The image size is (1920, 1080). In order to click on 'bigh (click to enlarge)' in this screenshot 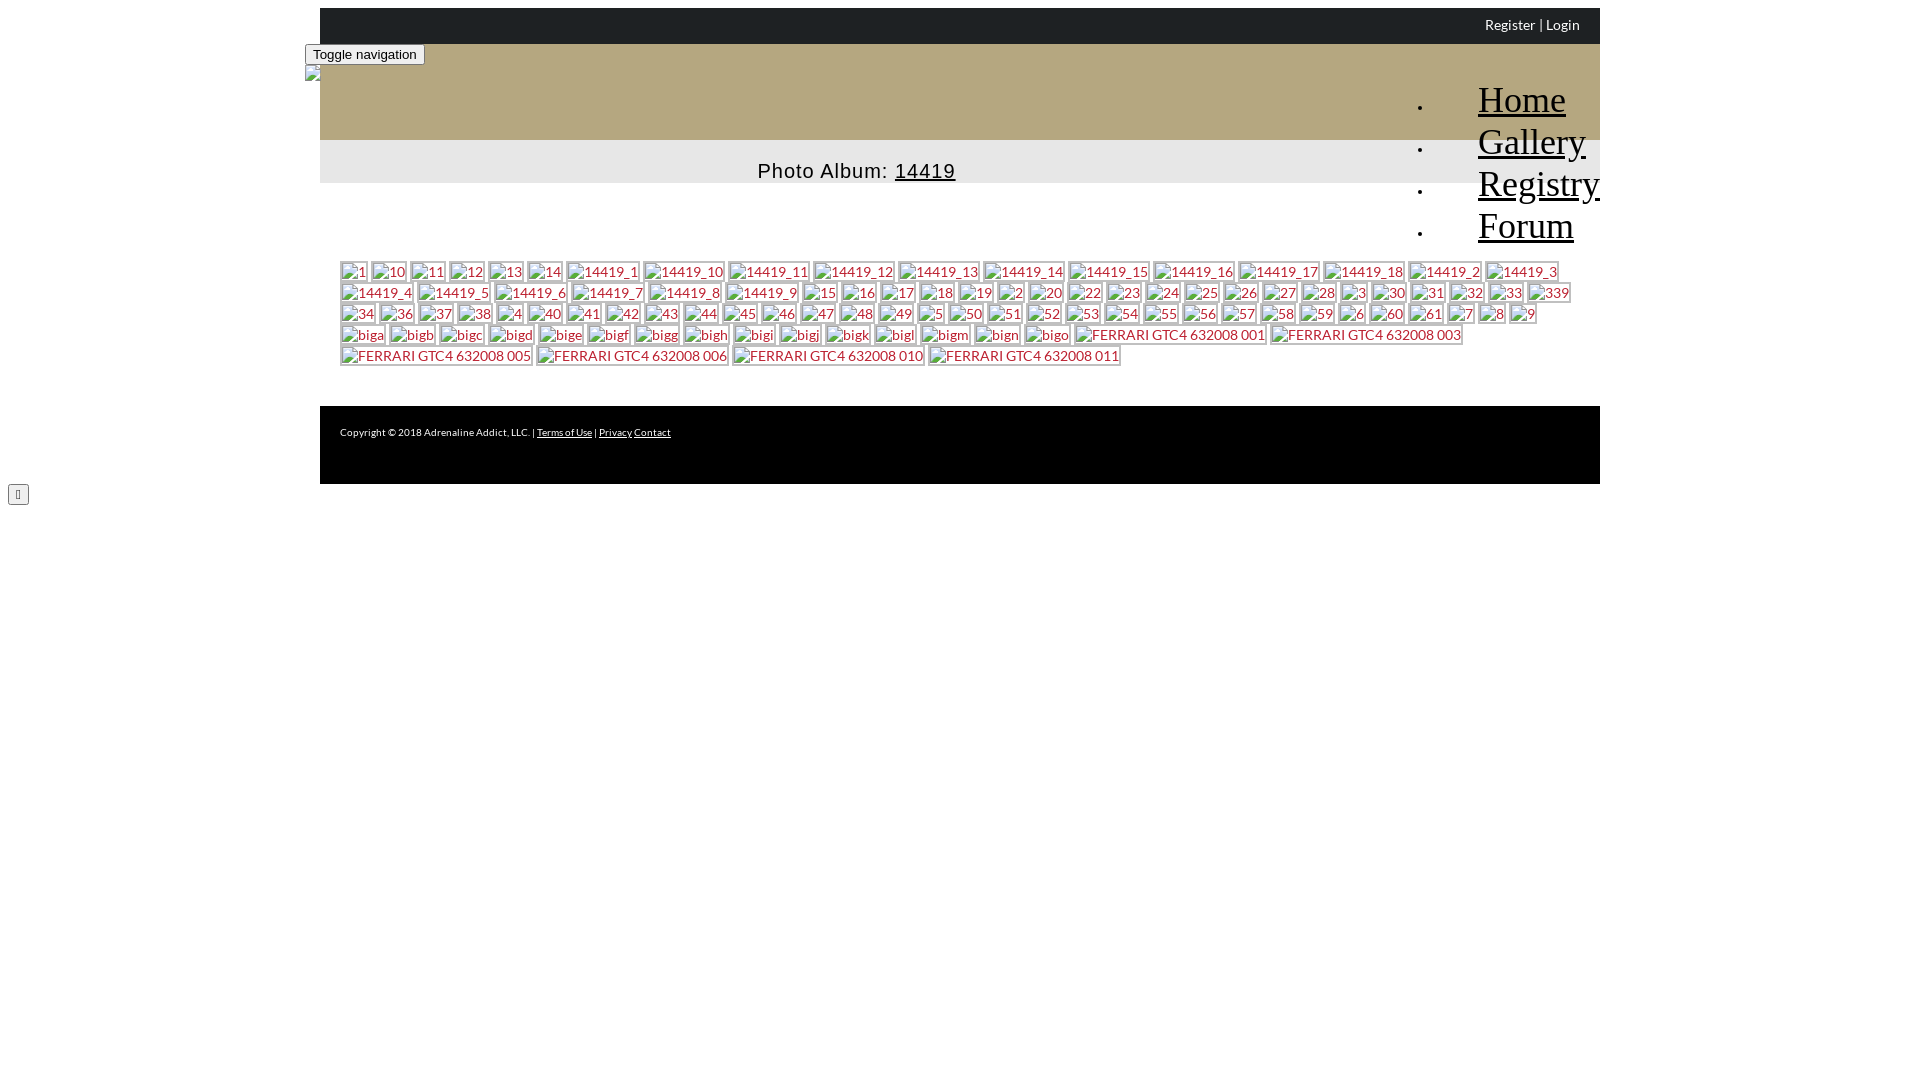, I will do `click(682, 333)`.